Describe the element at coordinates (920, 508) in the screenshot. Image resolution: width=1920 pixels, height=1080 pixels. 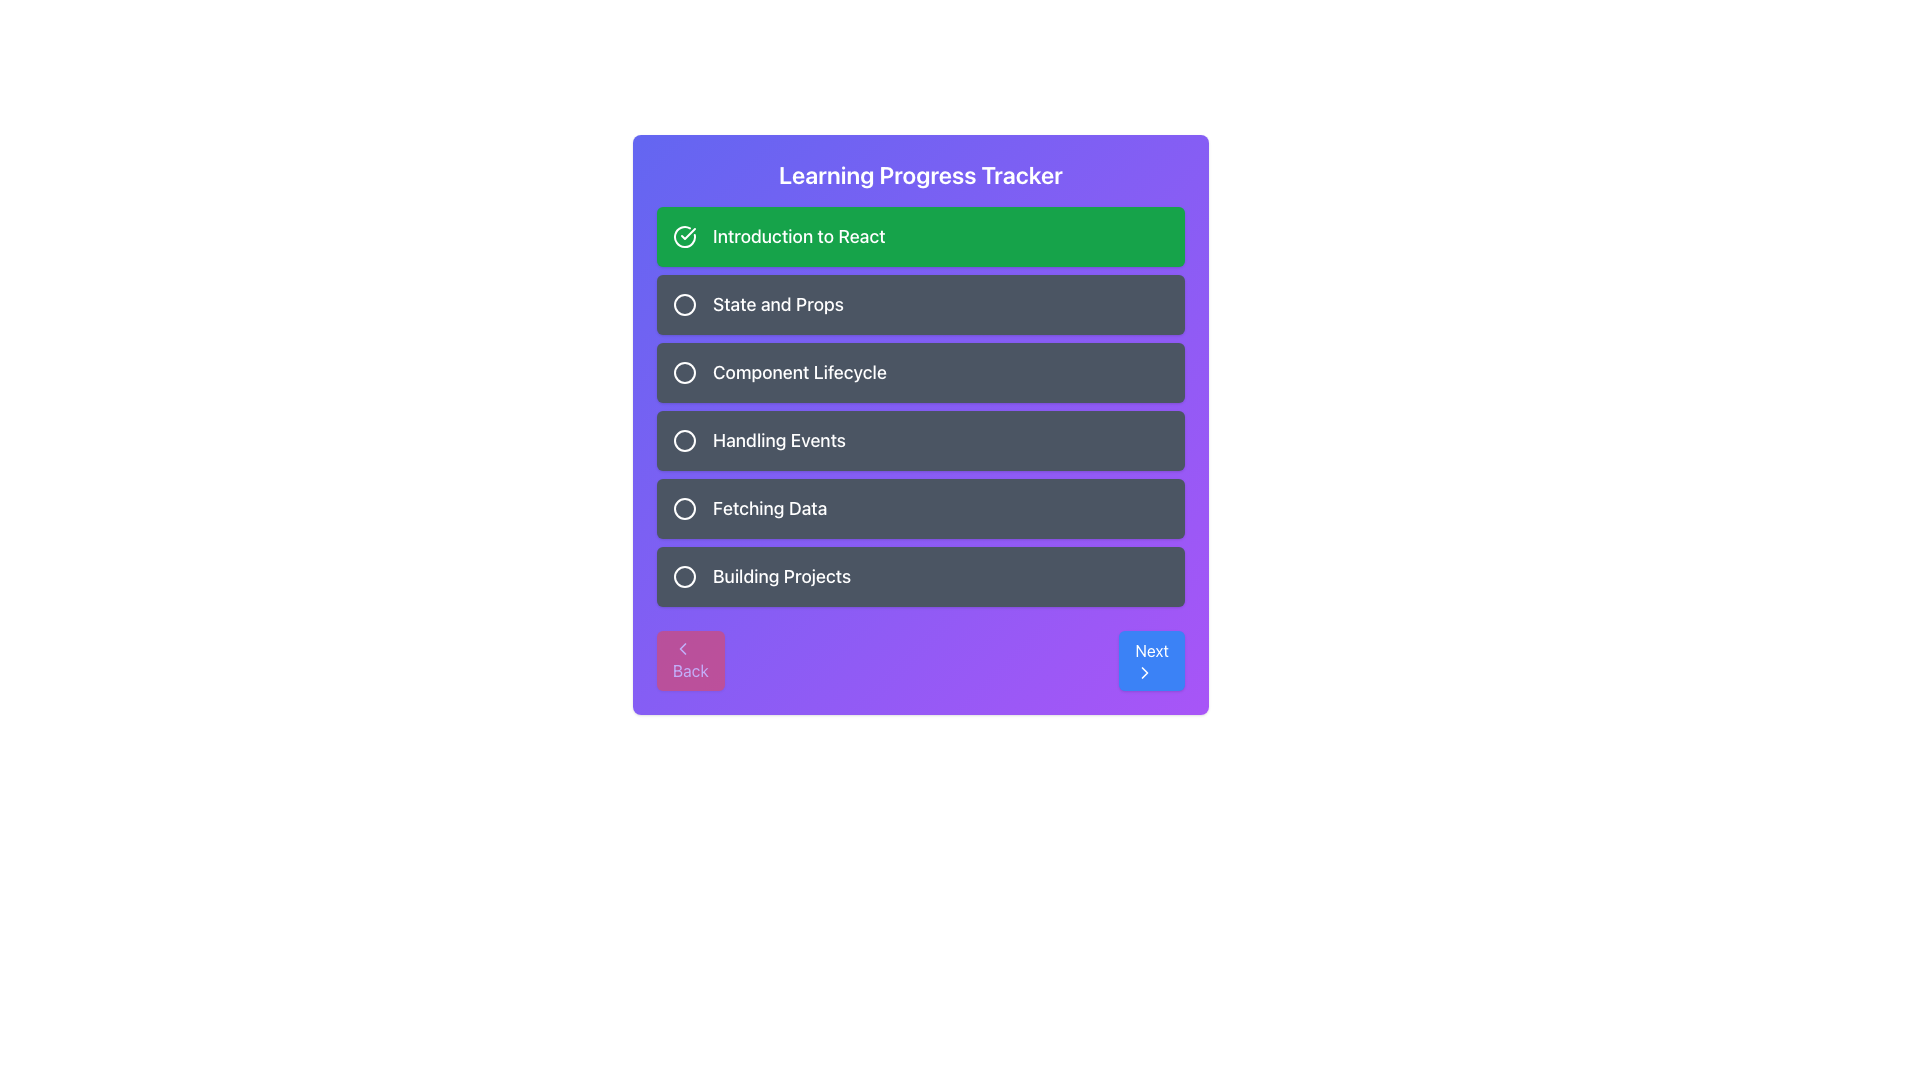
I see `the fifth item in the 'Learning Progress Tracker' section, which represents the 'Fetching Data' topic` at that location.